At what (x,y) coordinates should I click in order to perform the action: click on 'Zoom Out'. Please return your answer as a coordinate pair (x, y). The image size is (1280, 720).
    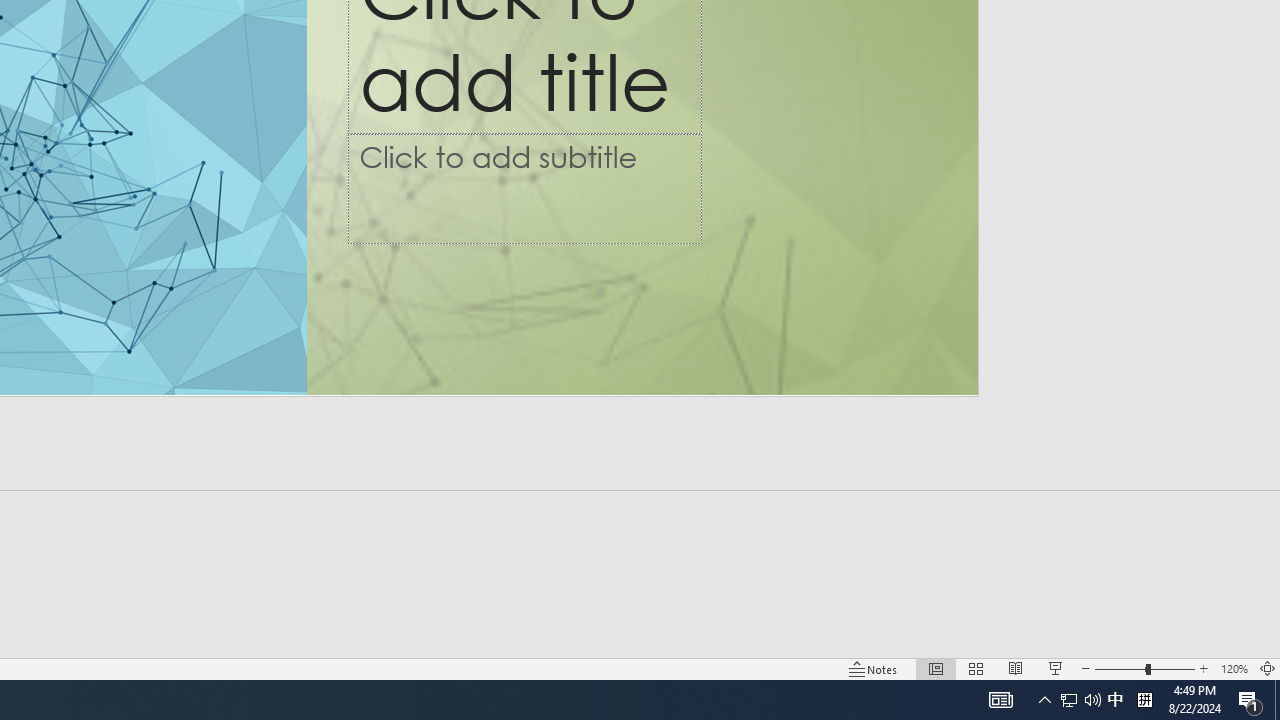
    Looking at the image, I should click on (1120, 669).